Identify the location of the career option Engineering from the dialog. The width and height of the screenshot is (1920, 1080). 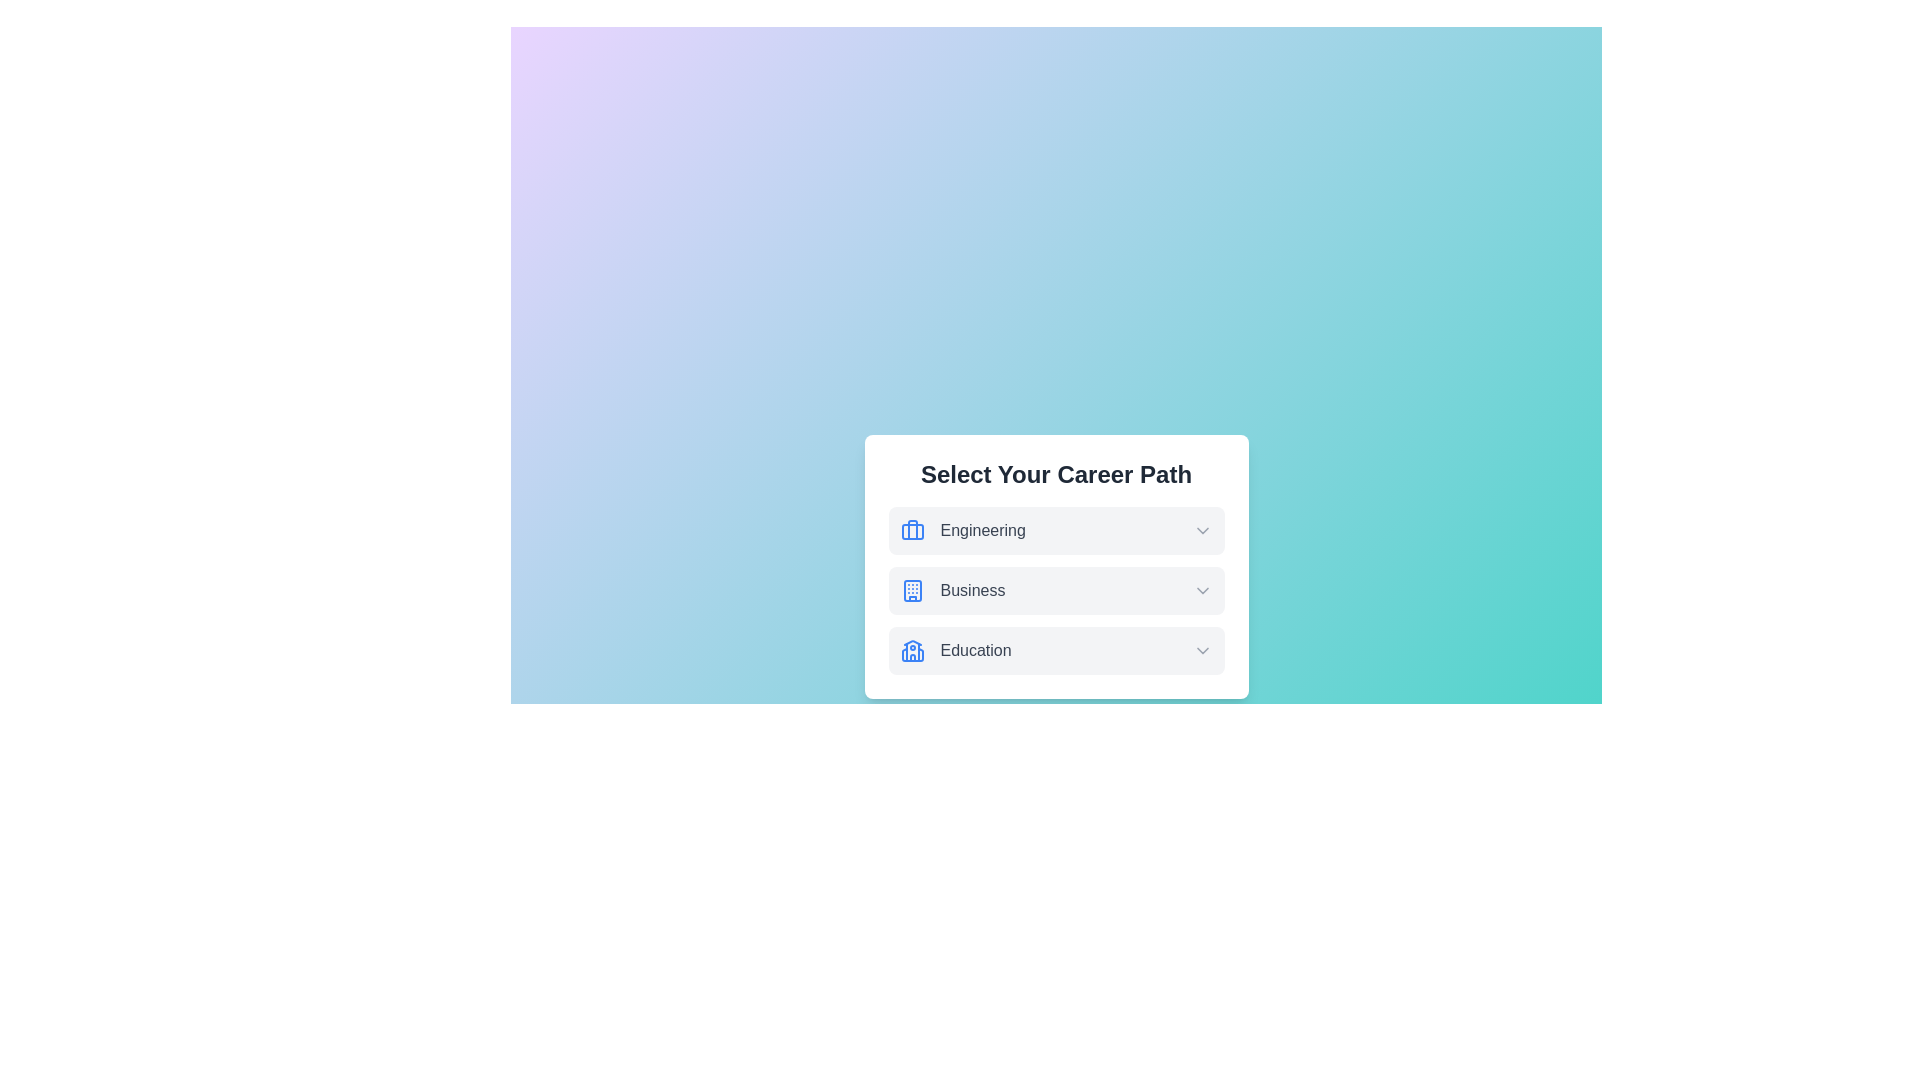
(1055, 530).